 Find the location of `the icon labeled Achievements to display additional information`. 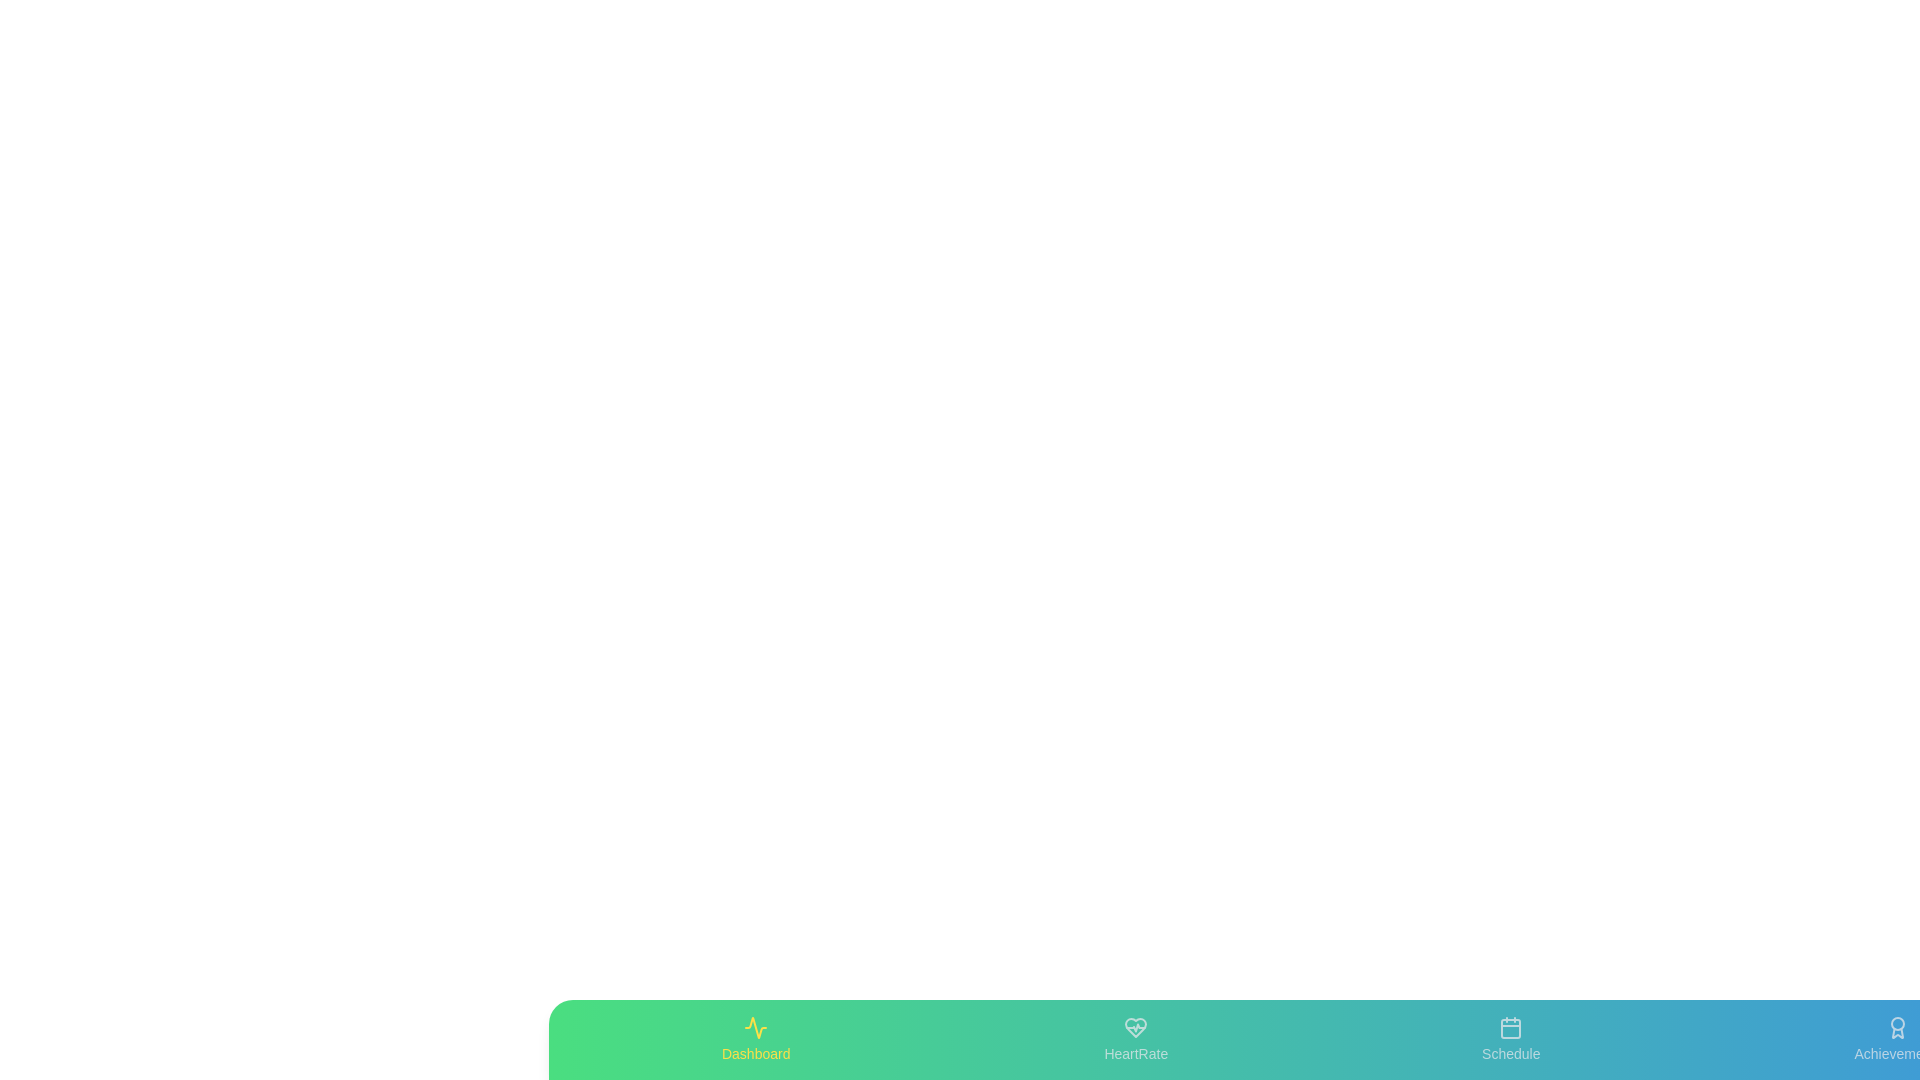

the icon labeled Achievements to display additional information is located at coordinates (1896, 1039).